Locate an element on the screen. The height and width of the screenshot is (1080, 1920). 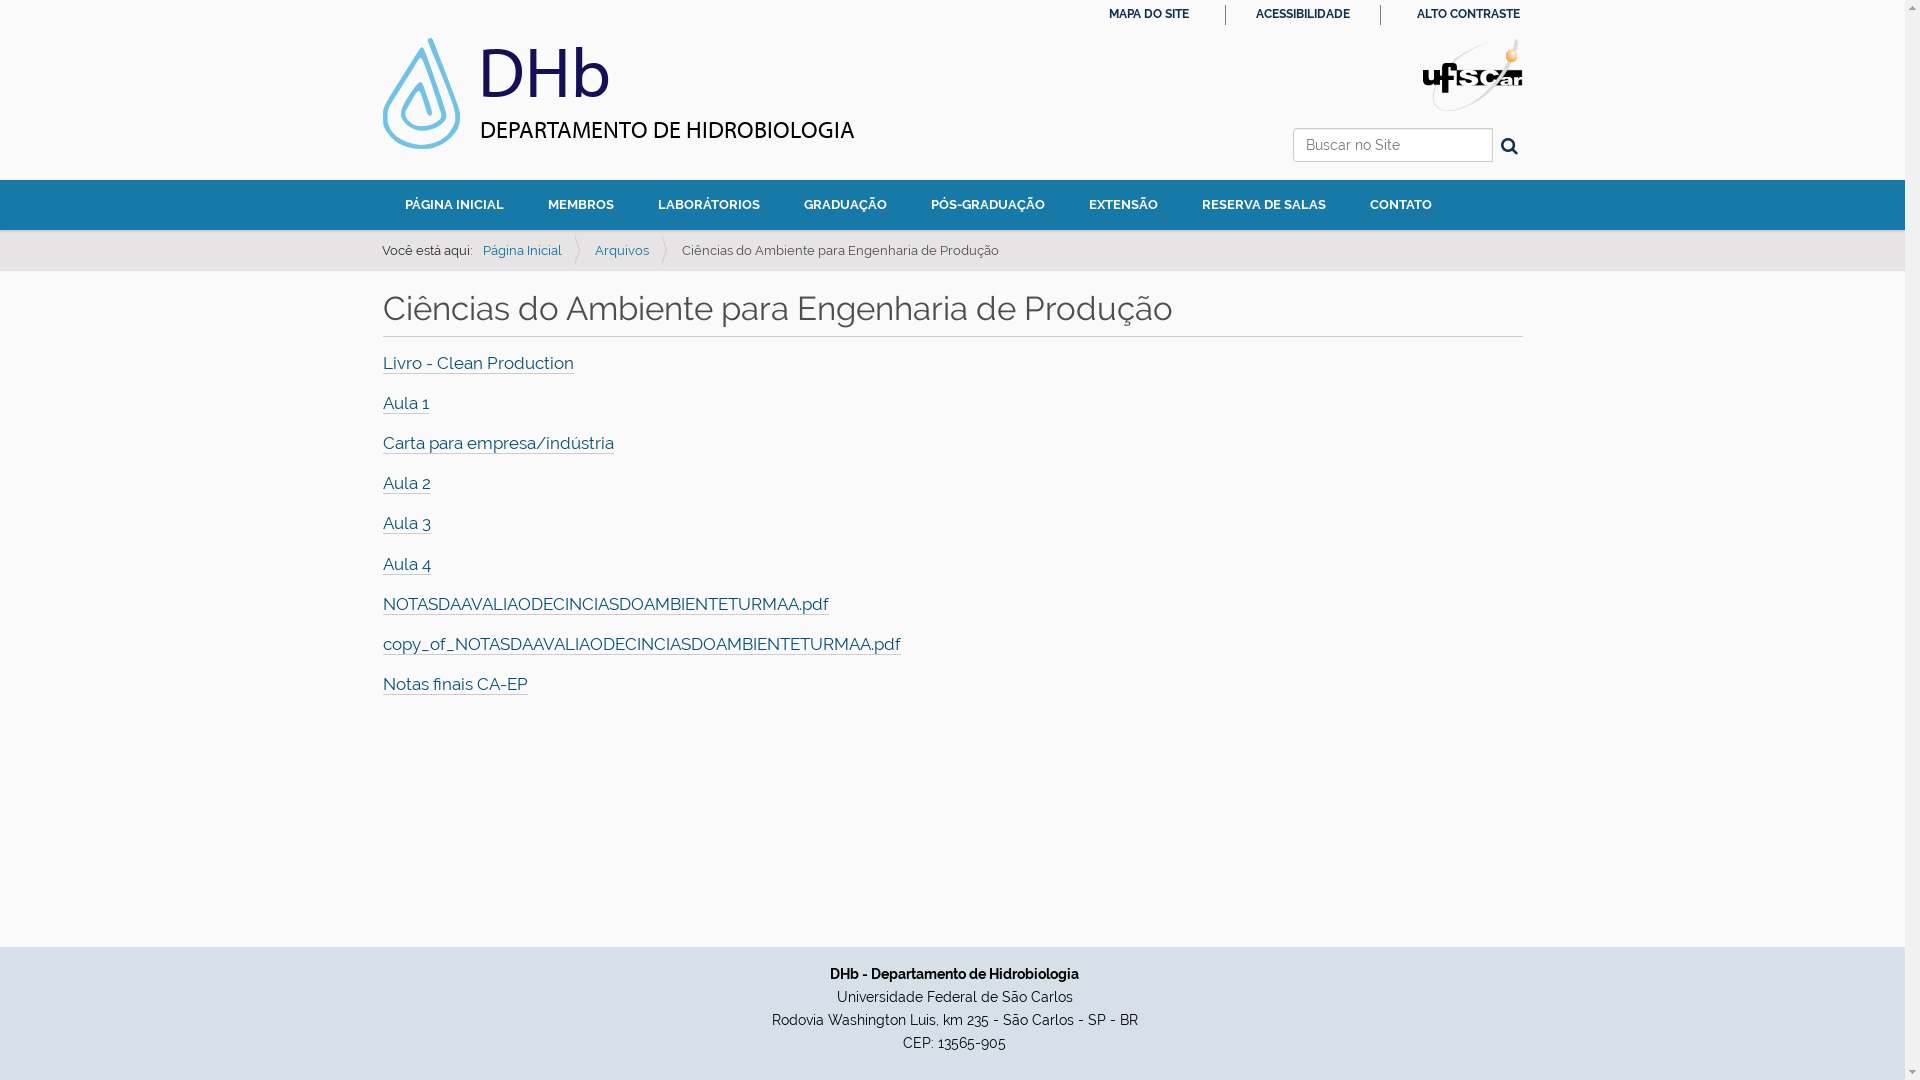
'Notas finais CA-EP' is located at coordinates (453, 683).